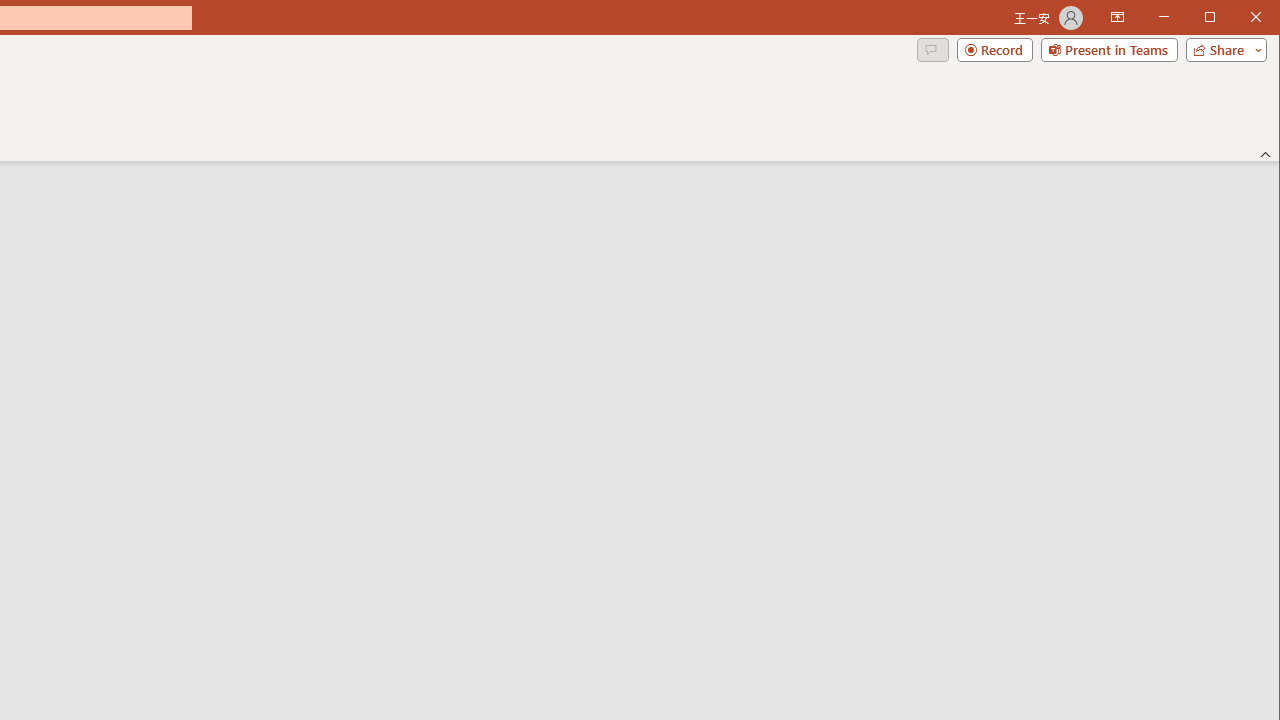  I want to click on 'Maximize', so click(1238, 19).